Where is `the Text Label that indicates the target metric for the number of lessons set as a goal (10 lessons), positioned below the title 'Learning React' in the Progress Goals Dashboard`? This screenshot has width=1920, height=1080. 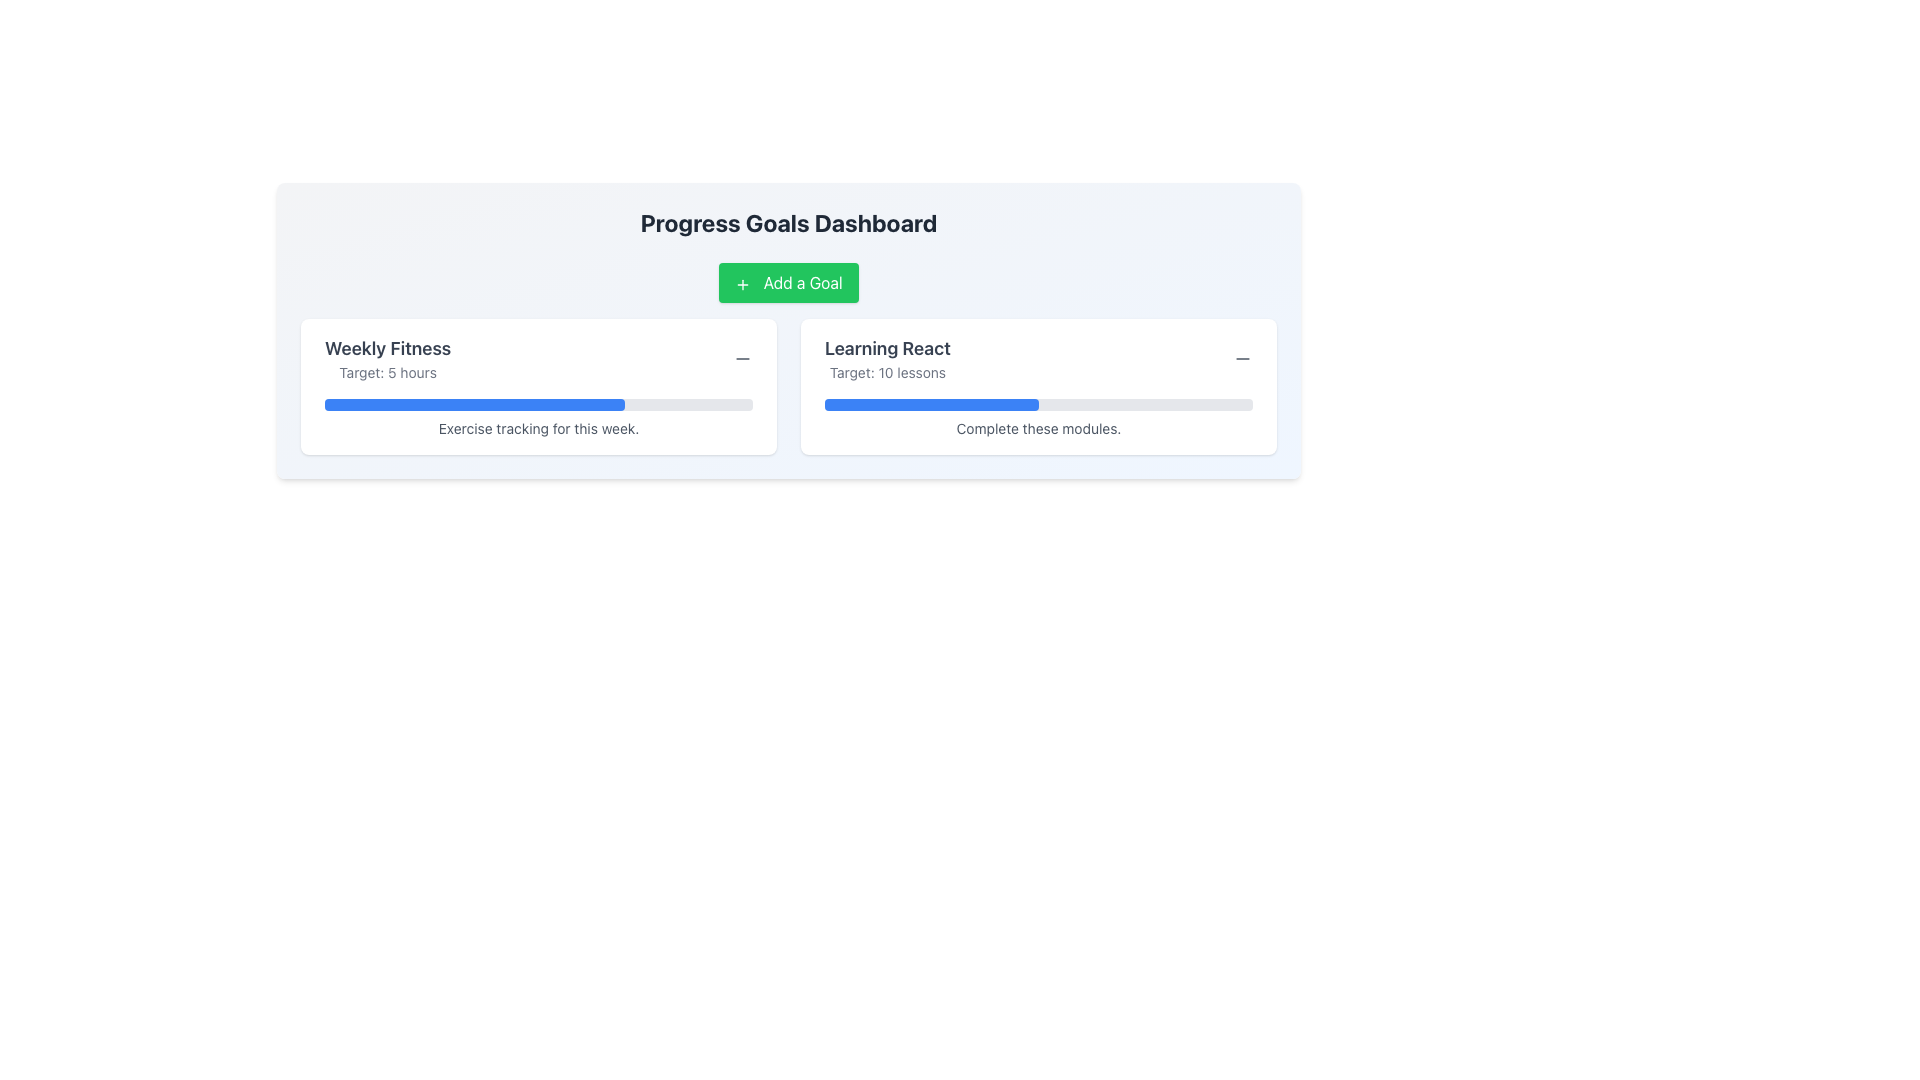 the Text Label that indicates the target metric for the number of lessons set as a goal (10 lessons), positioned below the title 'Learning React' in the Progress Goals Dashboard is located at coordinates (887, 373).